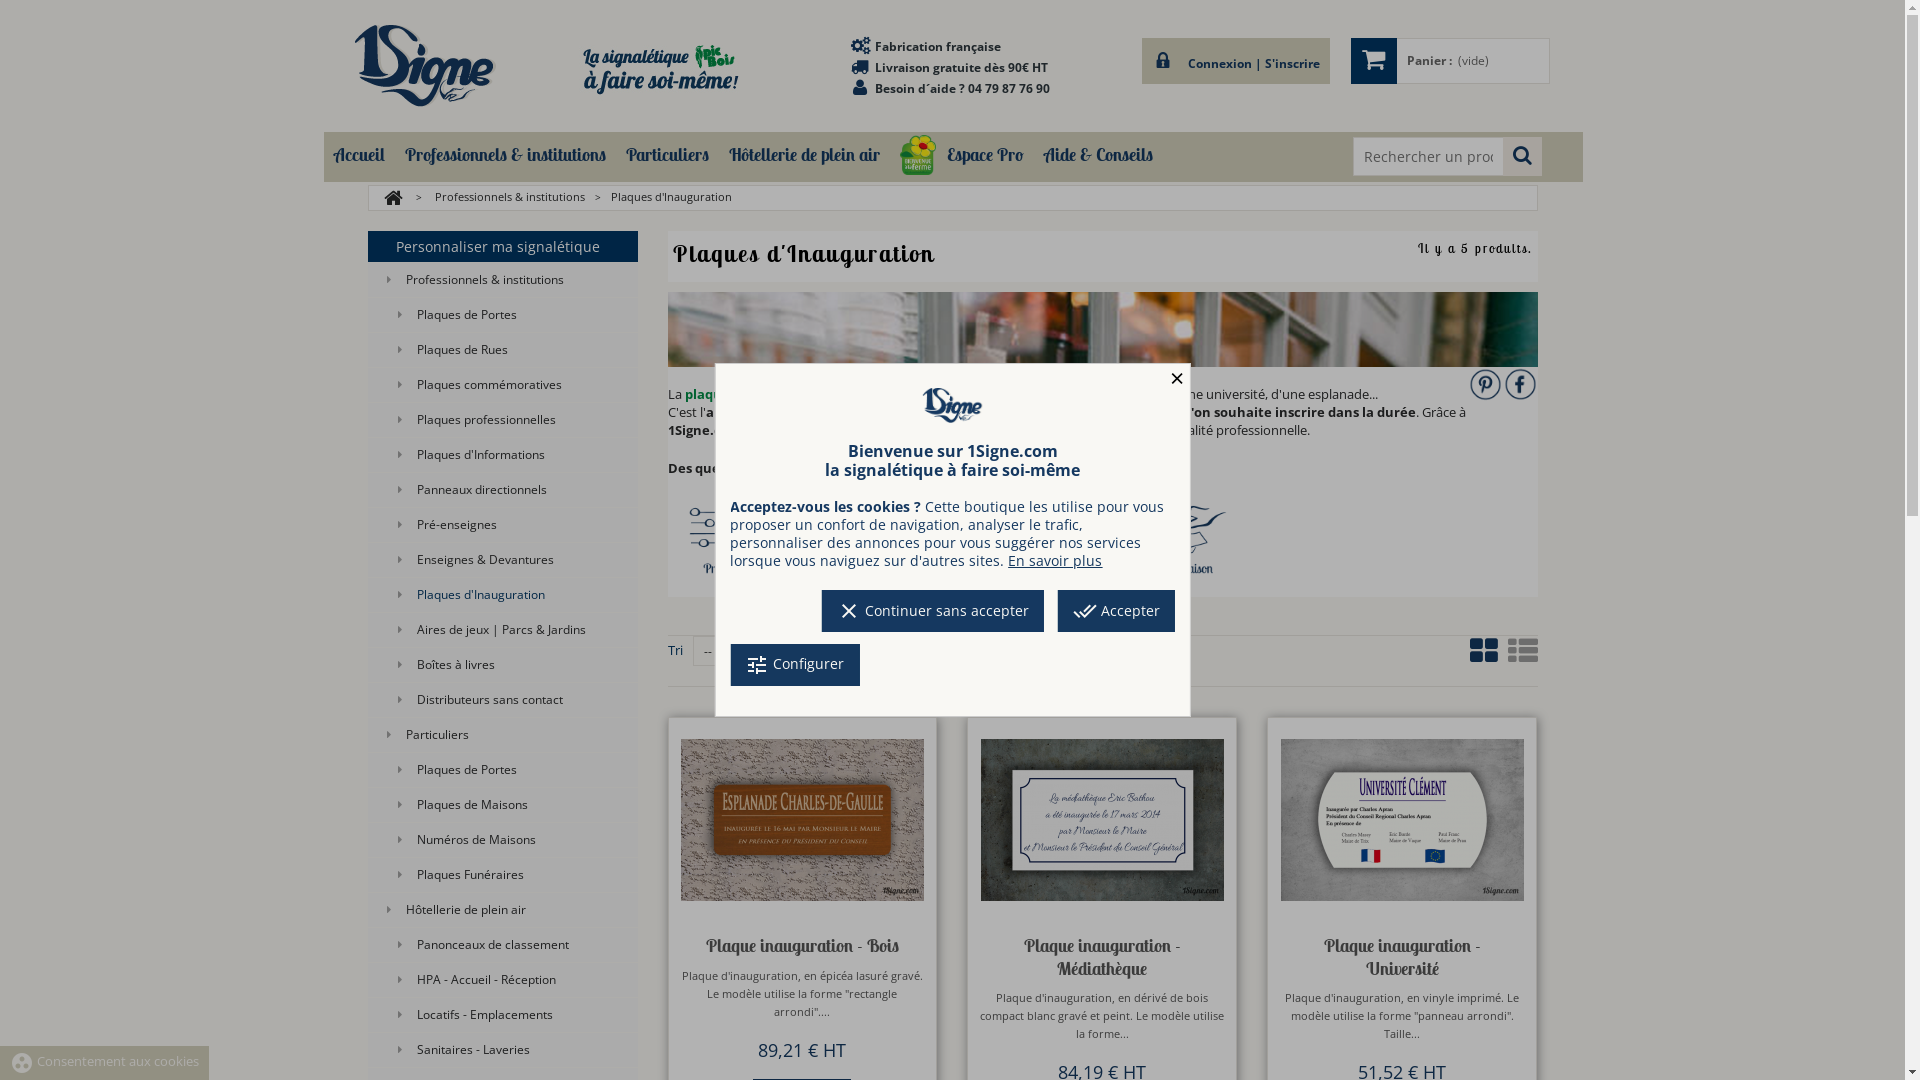 This screenshot has height=1080, width=1920. I want to click on 'Plaques professionnelles', so click(503, 419).